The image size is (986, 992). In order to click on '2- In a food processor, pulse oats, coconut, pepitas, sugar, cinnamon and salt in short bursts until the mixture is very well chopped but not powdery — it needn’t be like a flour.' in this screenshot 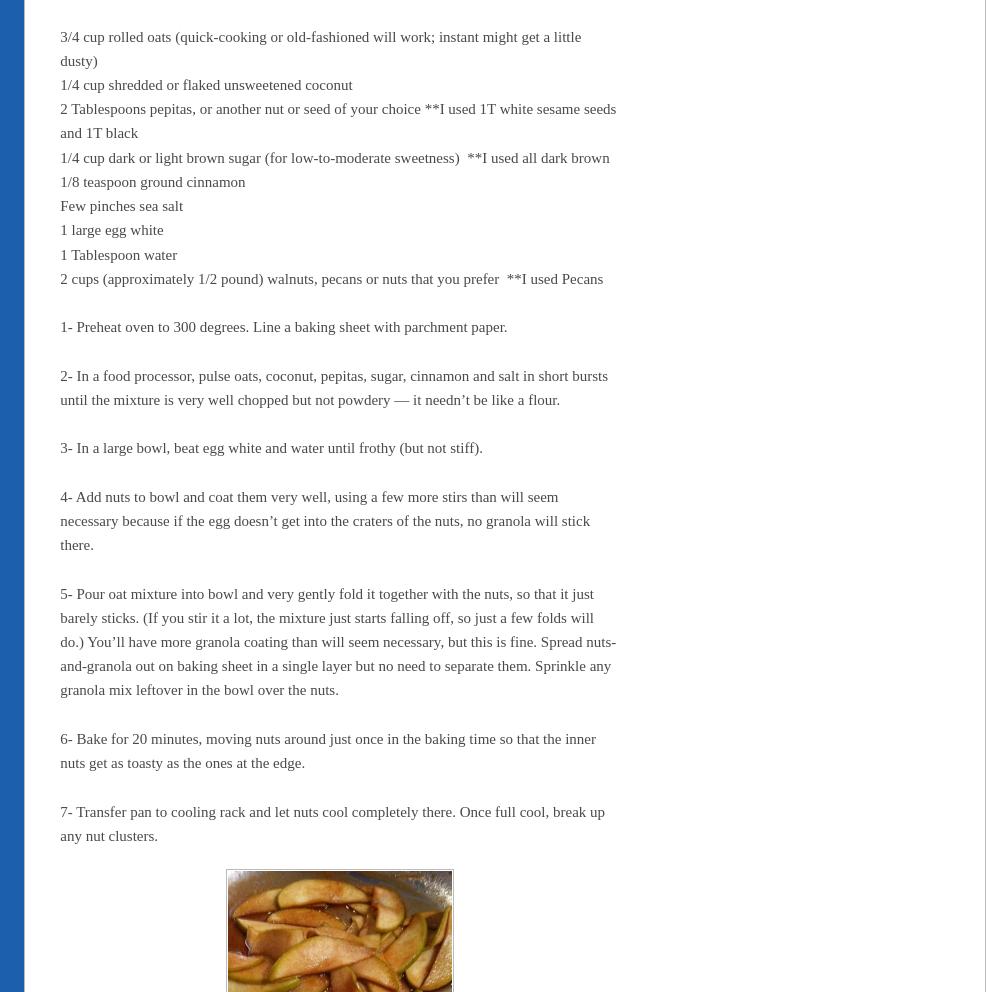, I will do `click(332, 386)`.